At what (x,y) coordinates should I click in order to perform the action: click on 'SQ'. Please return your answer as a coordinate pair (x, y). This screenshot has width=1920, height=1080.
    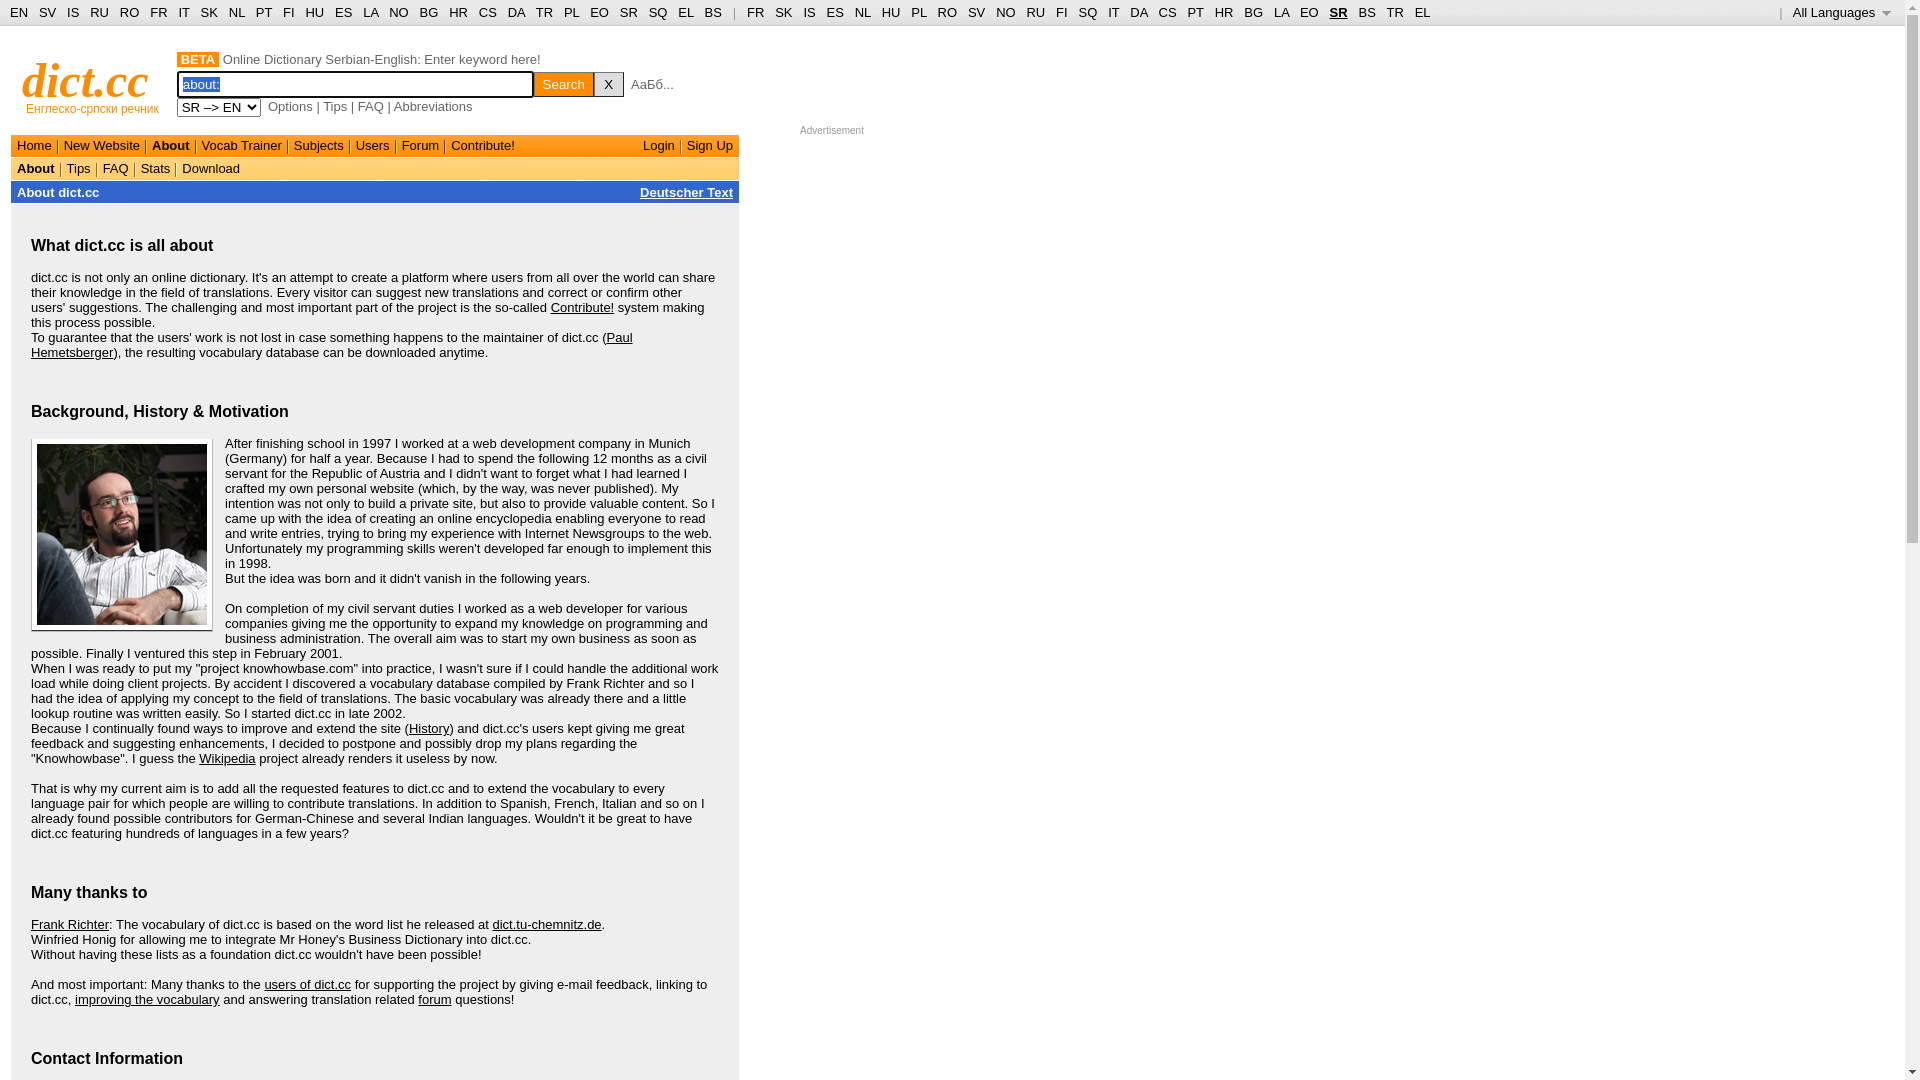
    Looking at the image, I should click on (658, 12).